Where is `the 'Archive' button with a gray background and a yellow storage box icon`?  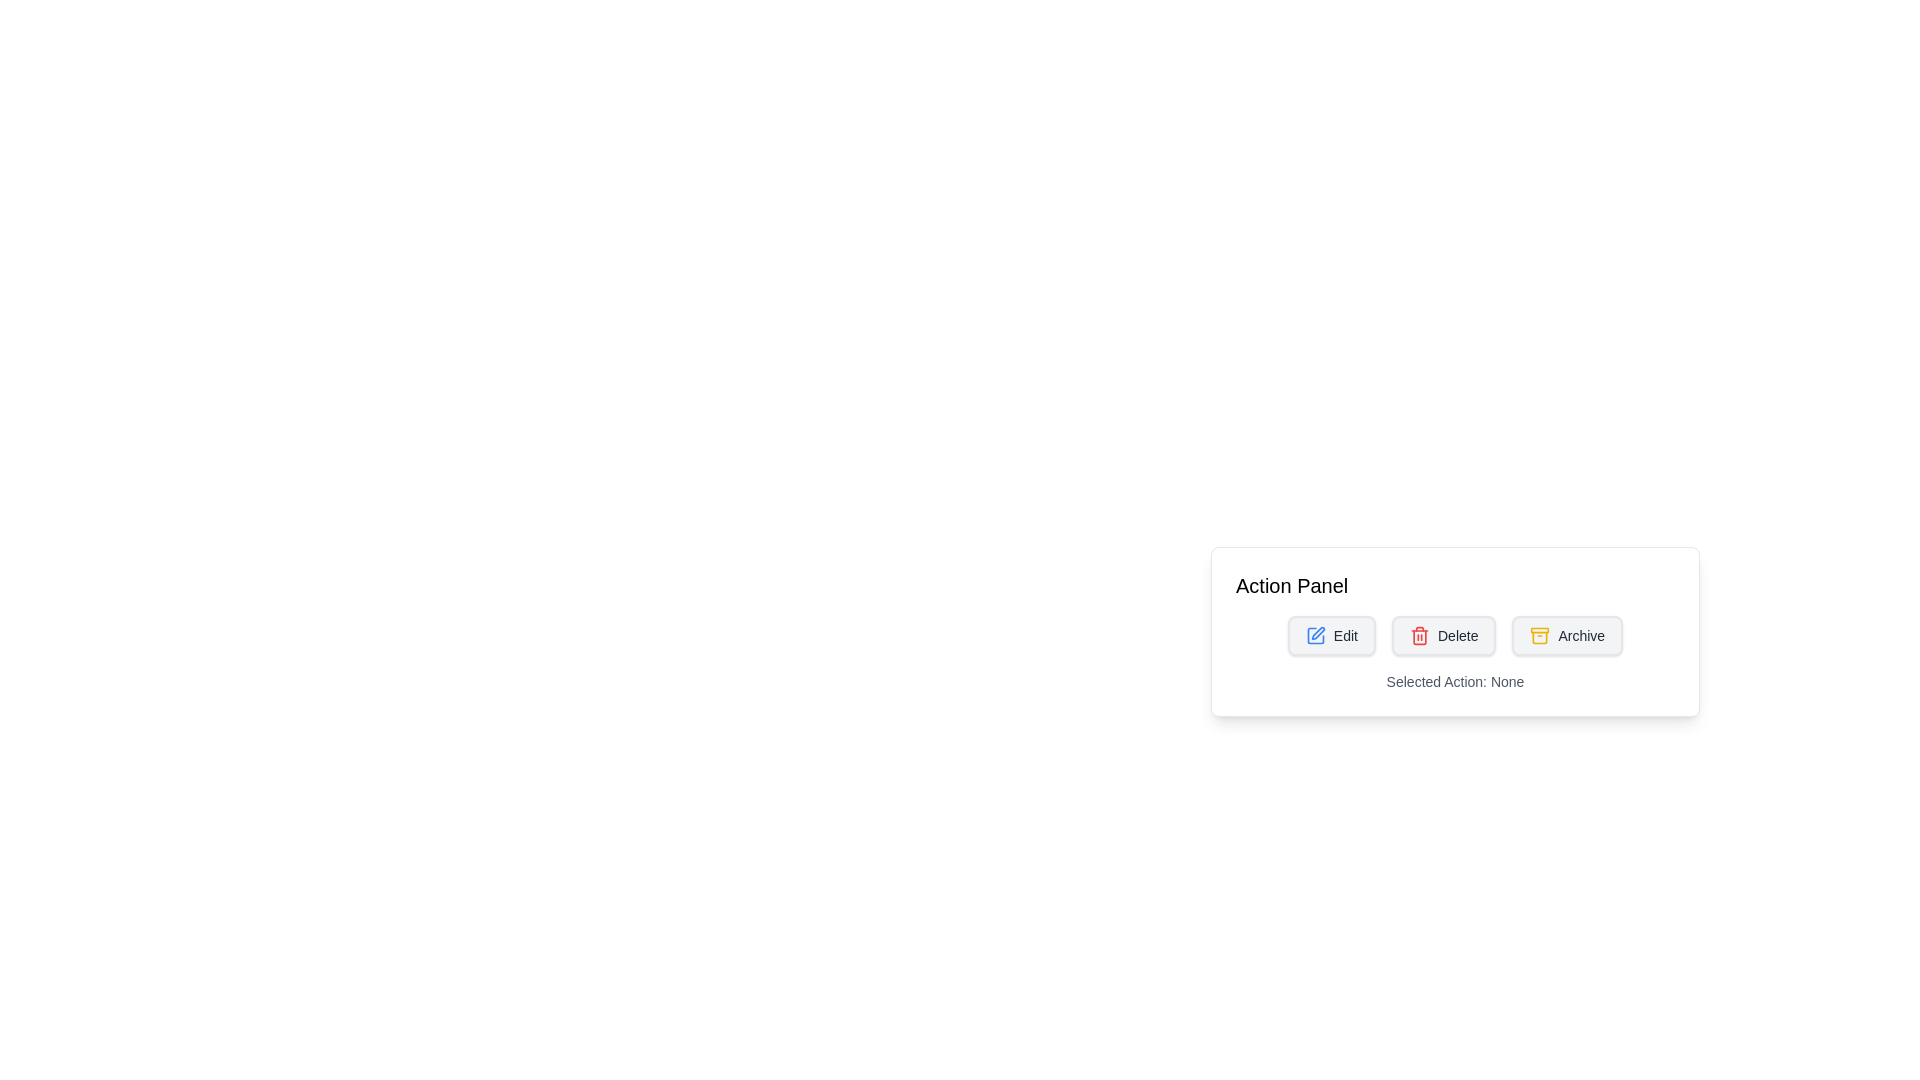
the 'Archive' button with a gray background and a yellow storage box icon is located at coordinates (1566, 636).